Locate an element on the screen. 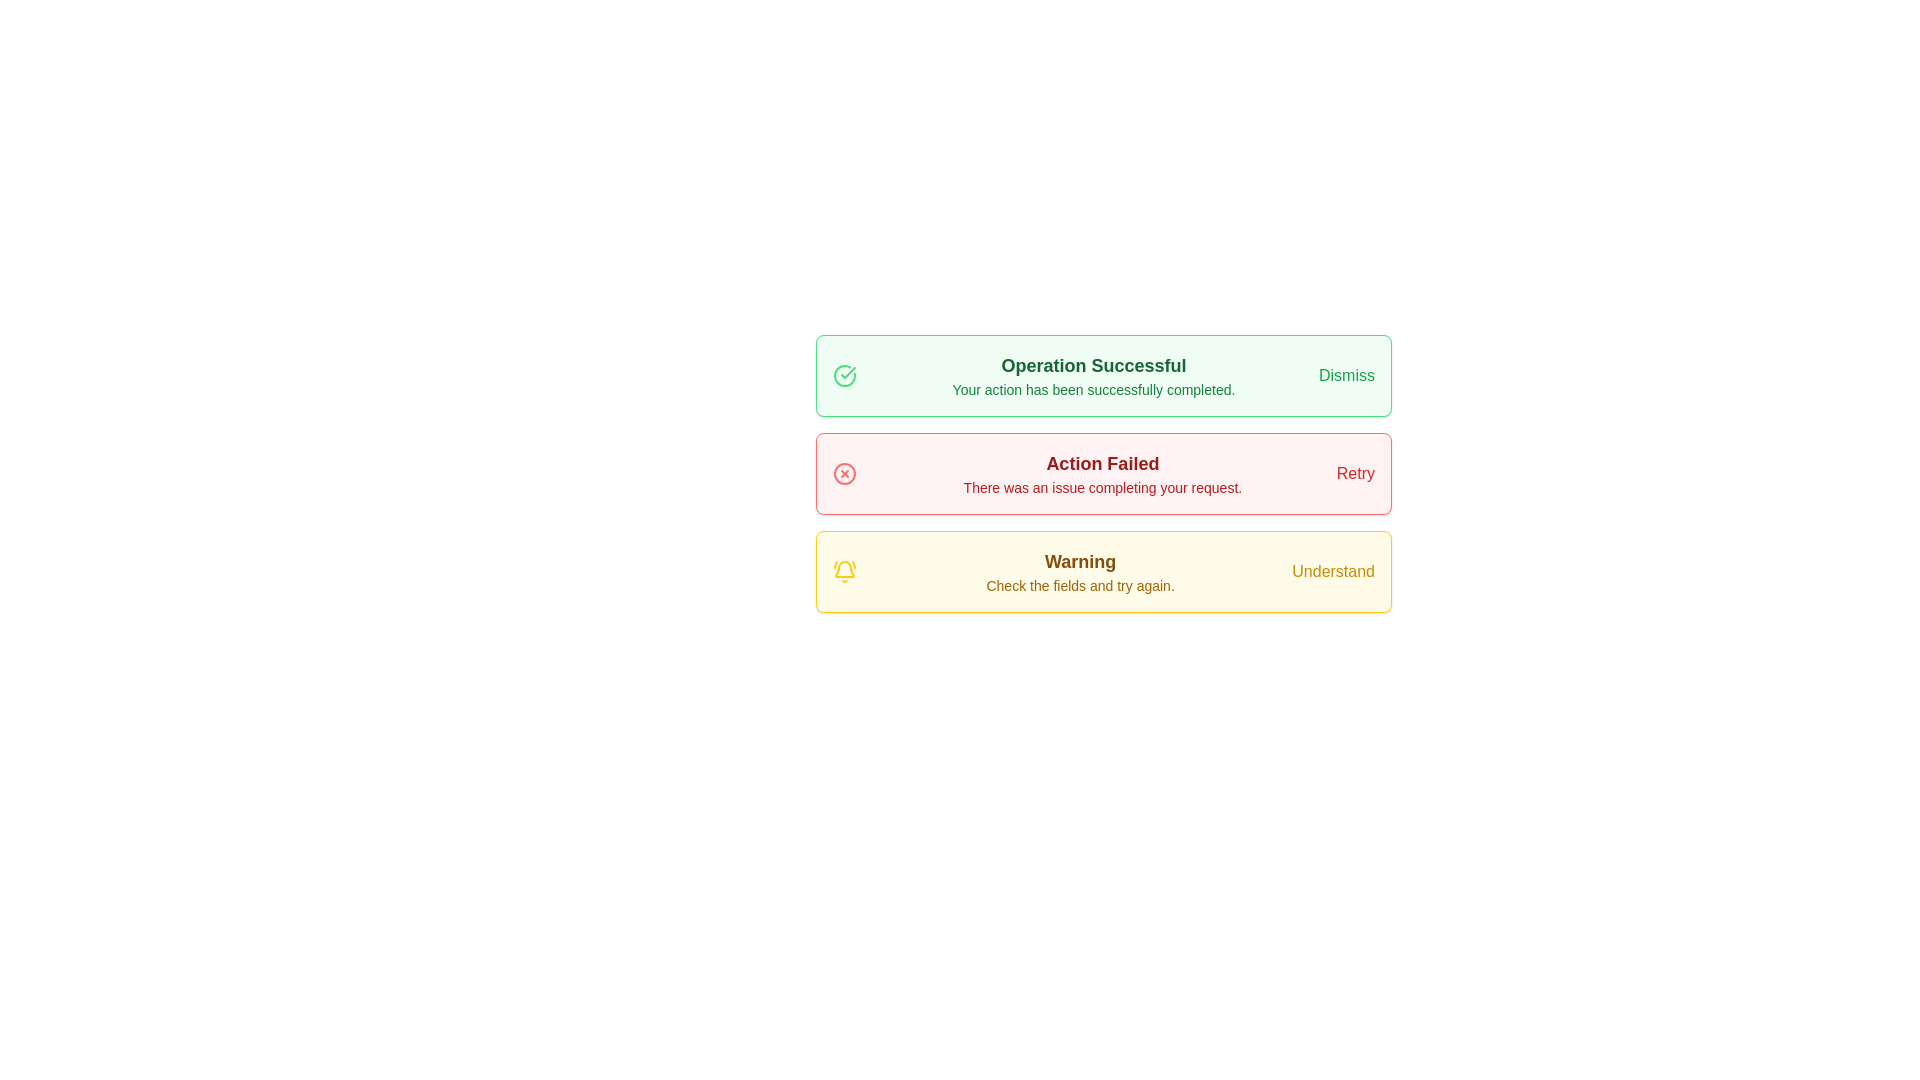  the success icon located at the left edge of the green notification bar, aligned with the text 'Operation Successful' is located at coordinates (848, 373).